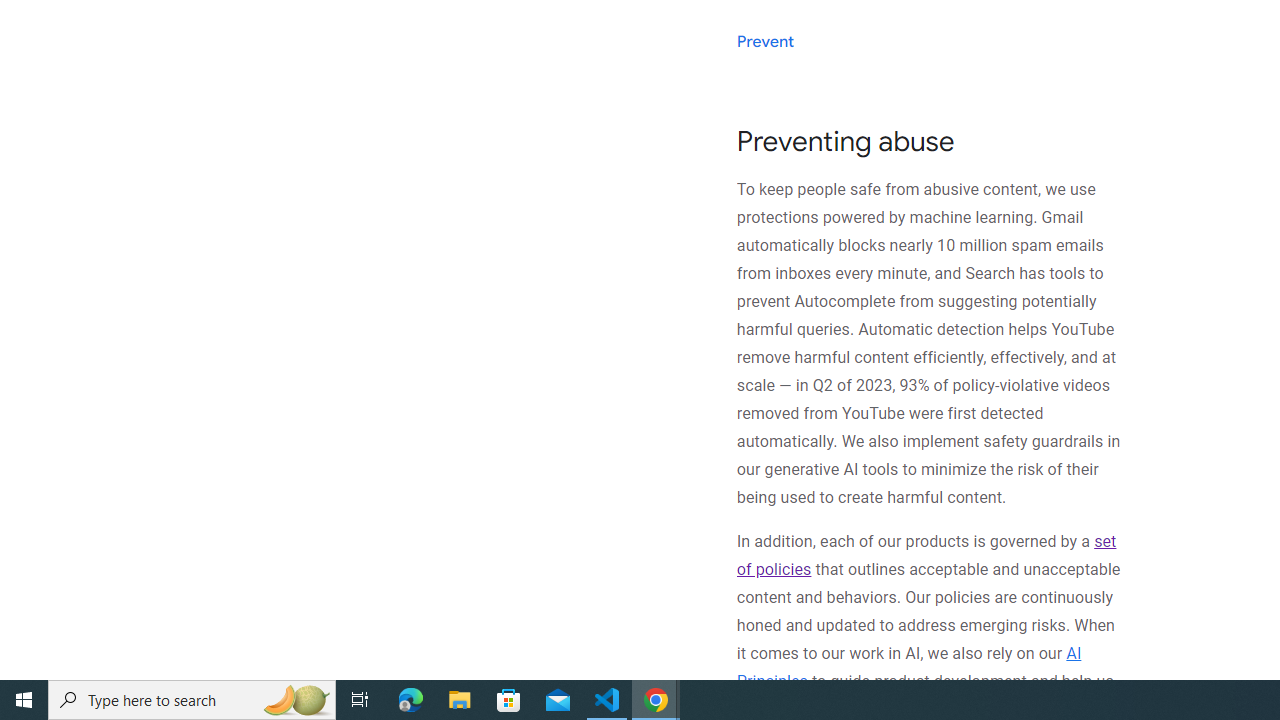 The image size is (1280, 720). I want to click on 'set of policies', so click(925, 555).